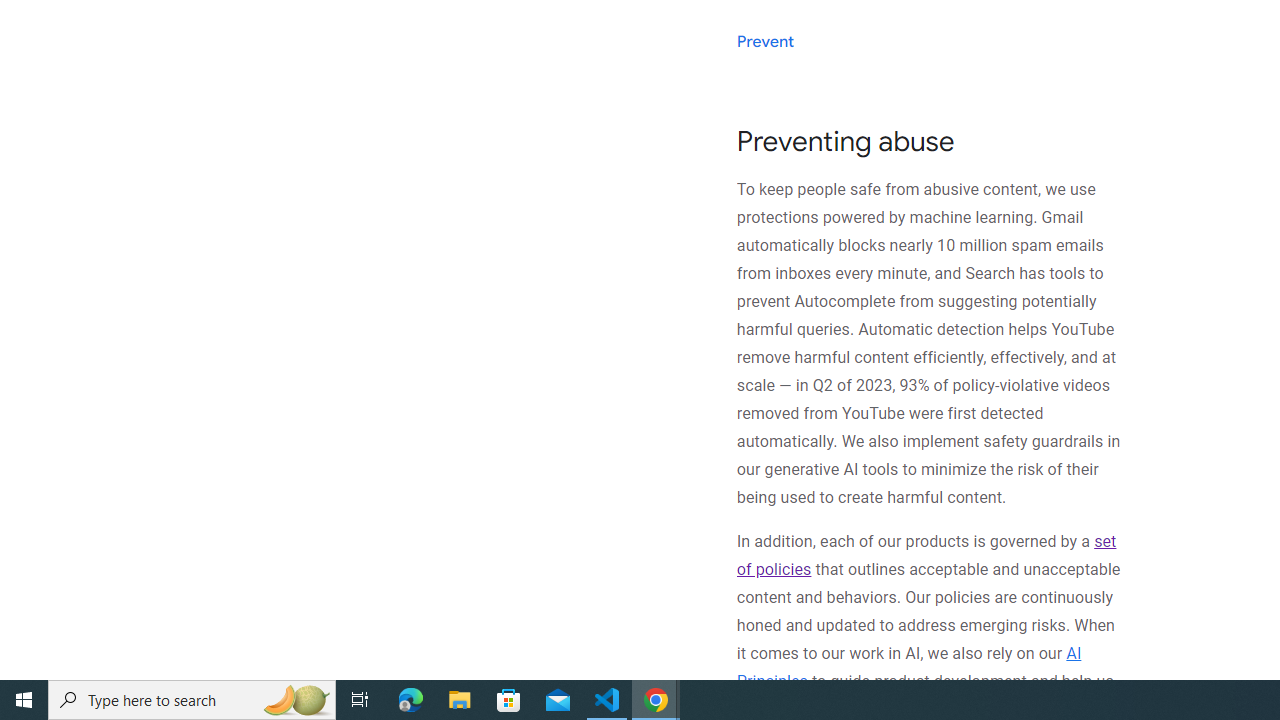 The image size is (1280, 720). I want to click on 'set of policies', so click(925, 555).